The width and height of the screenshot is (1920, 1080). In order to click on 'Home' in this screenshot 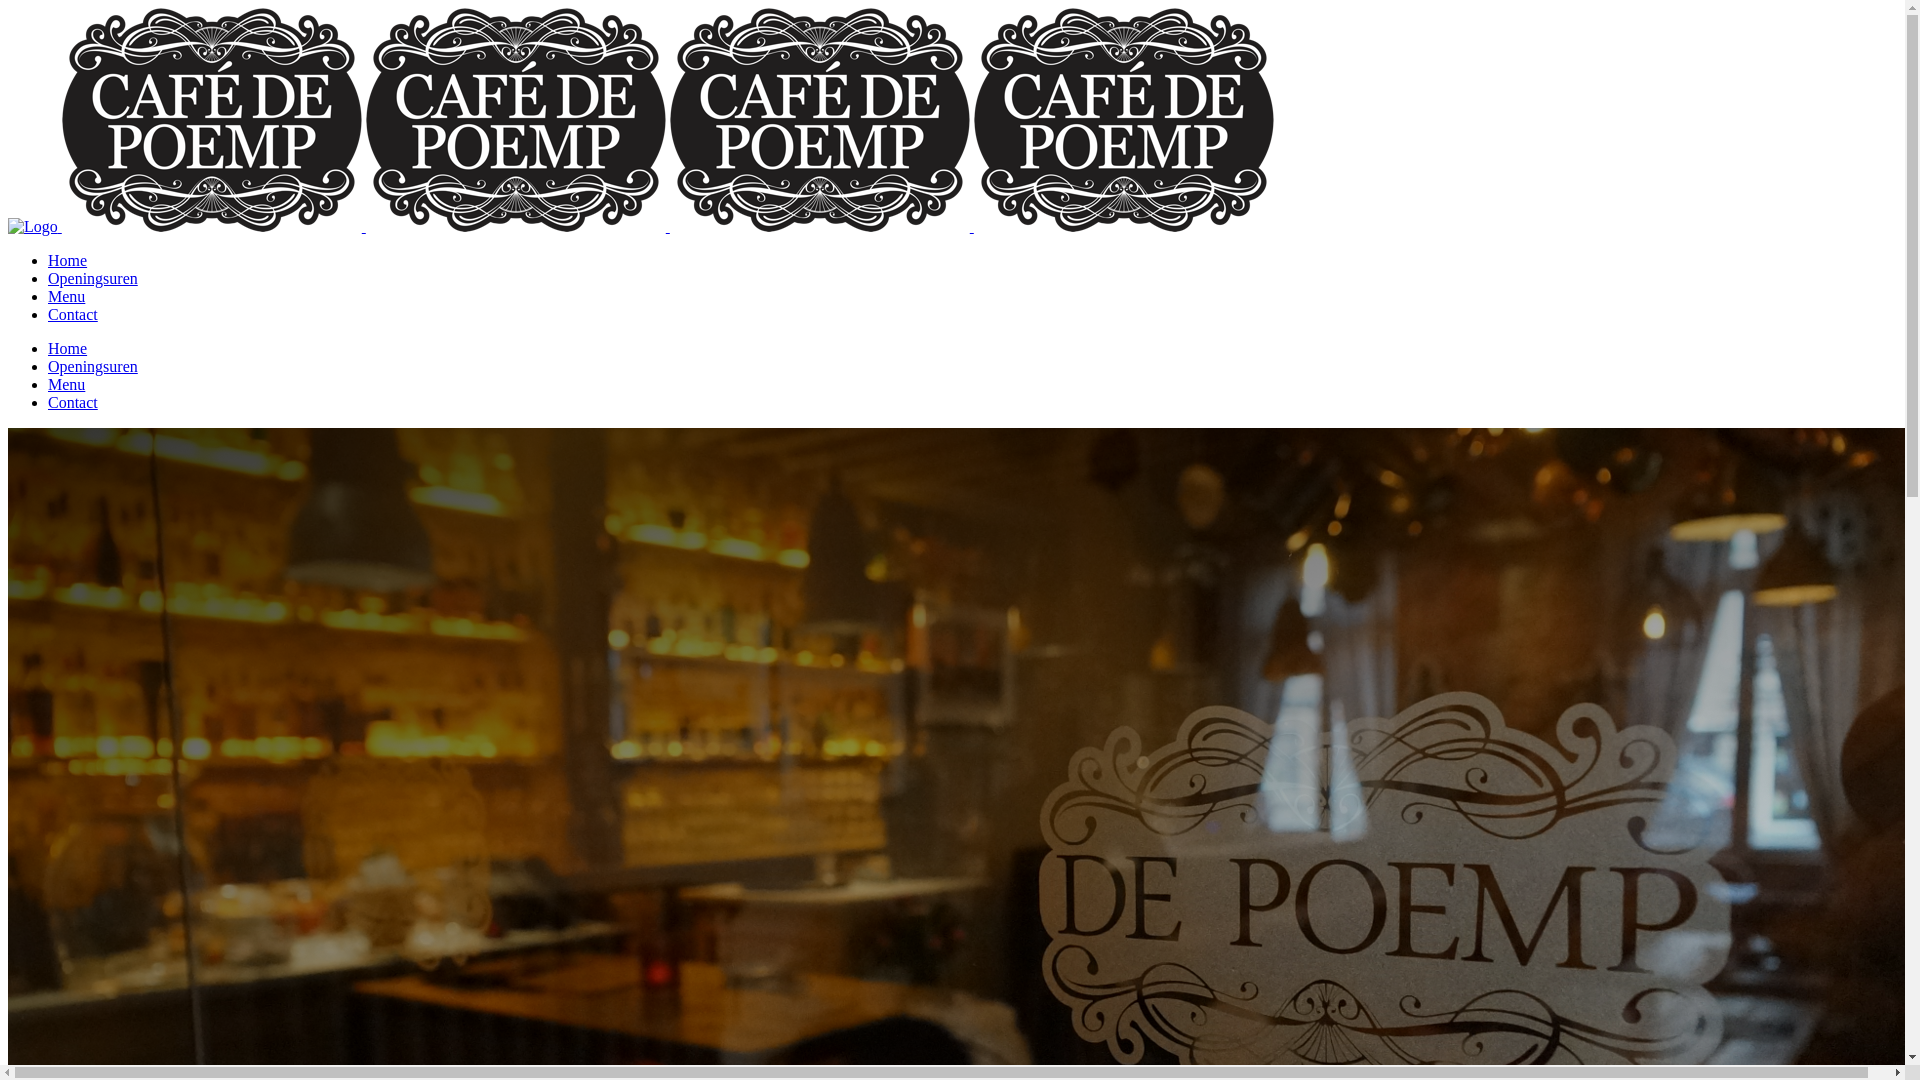, I will do `click(67, 259)`.